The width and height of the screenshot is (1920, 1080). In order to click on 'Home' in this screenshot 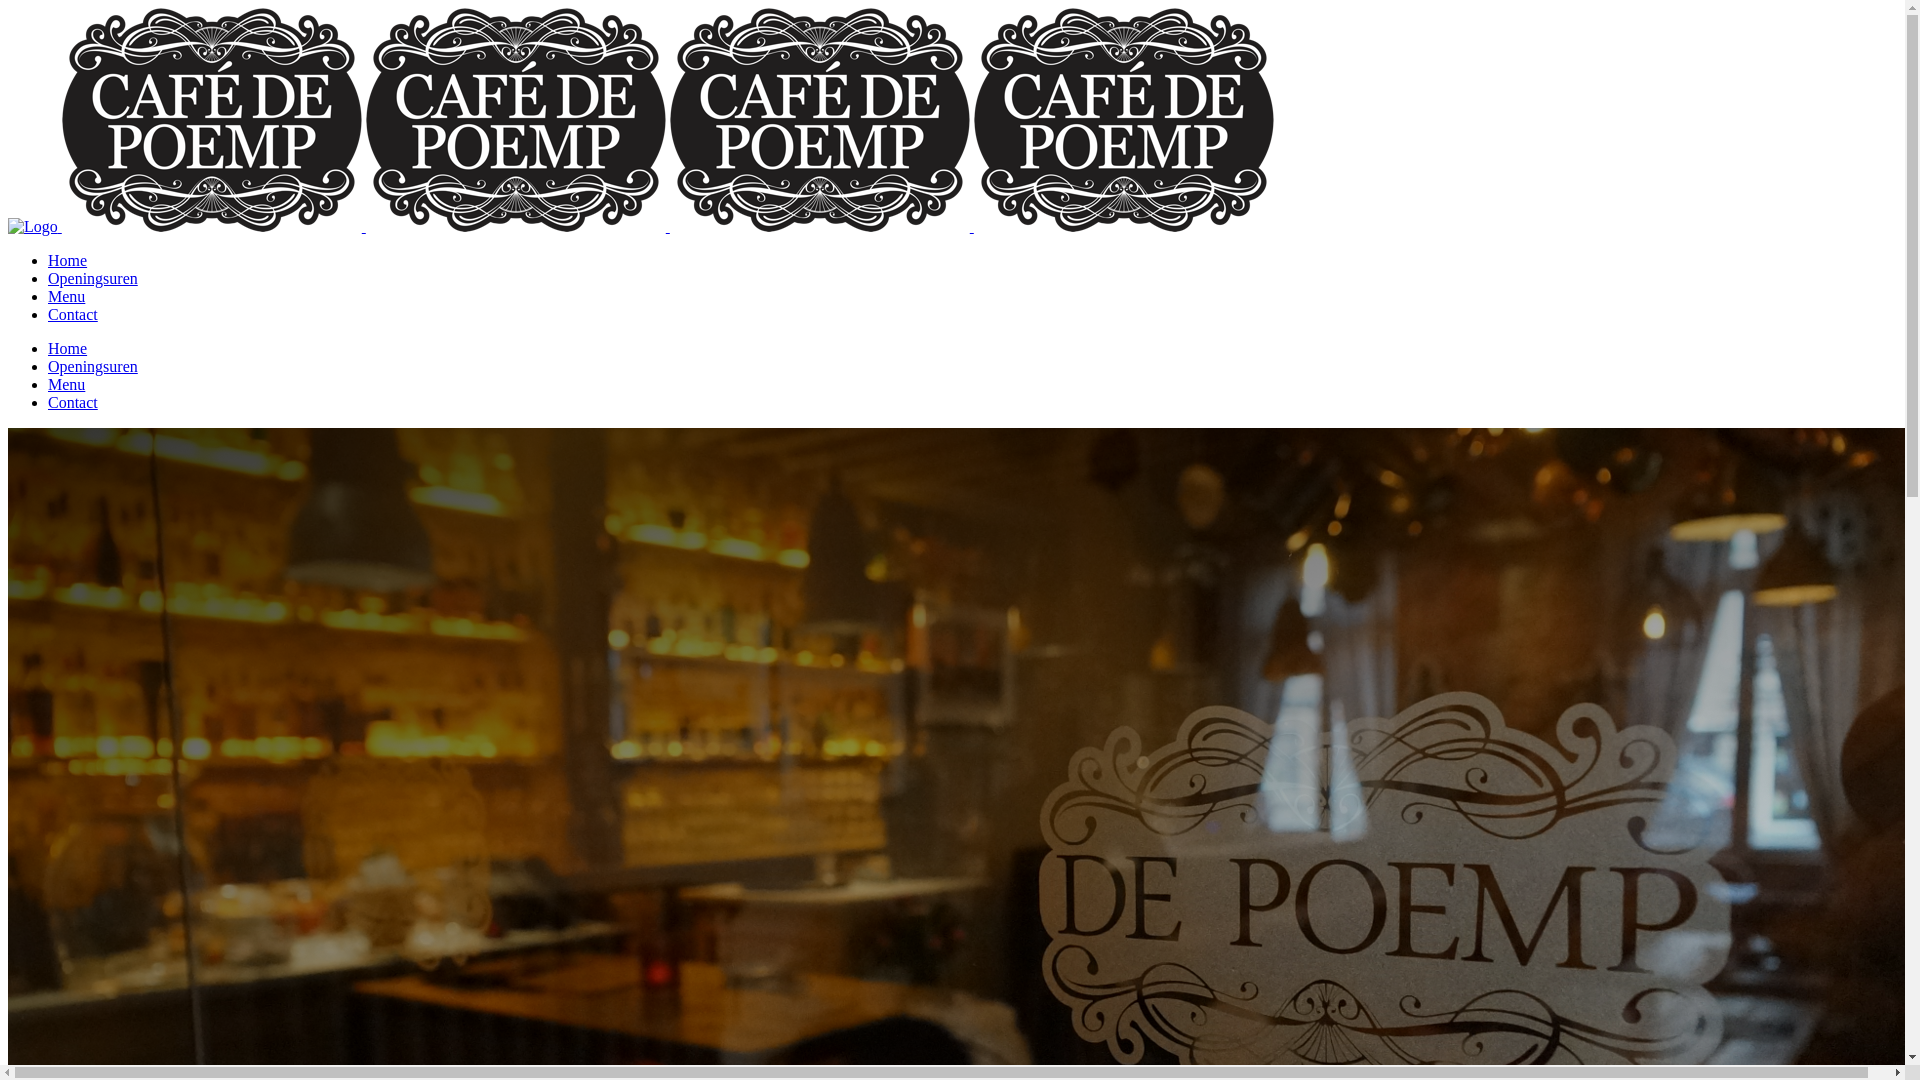, I will do `click(67, 259)`.